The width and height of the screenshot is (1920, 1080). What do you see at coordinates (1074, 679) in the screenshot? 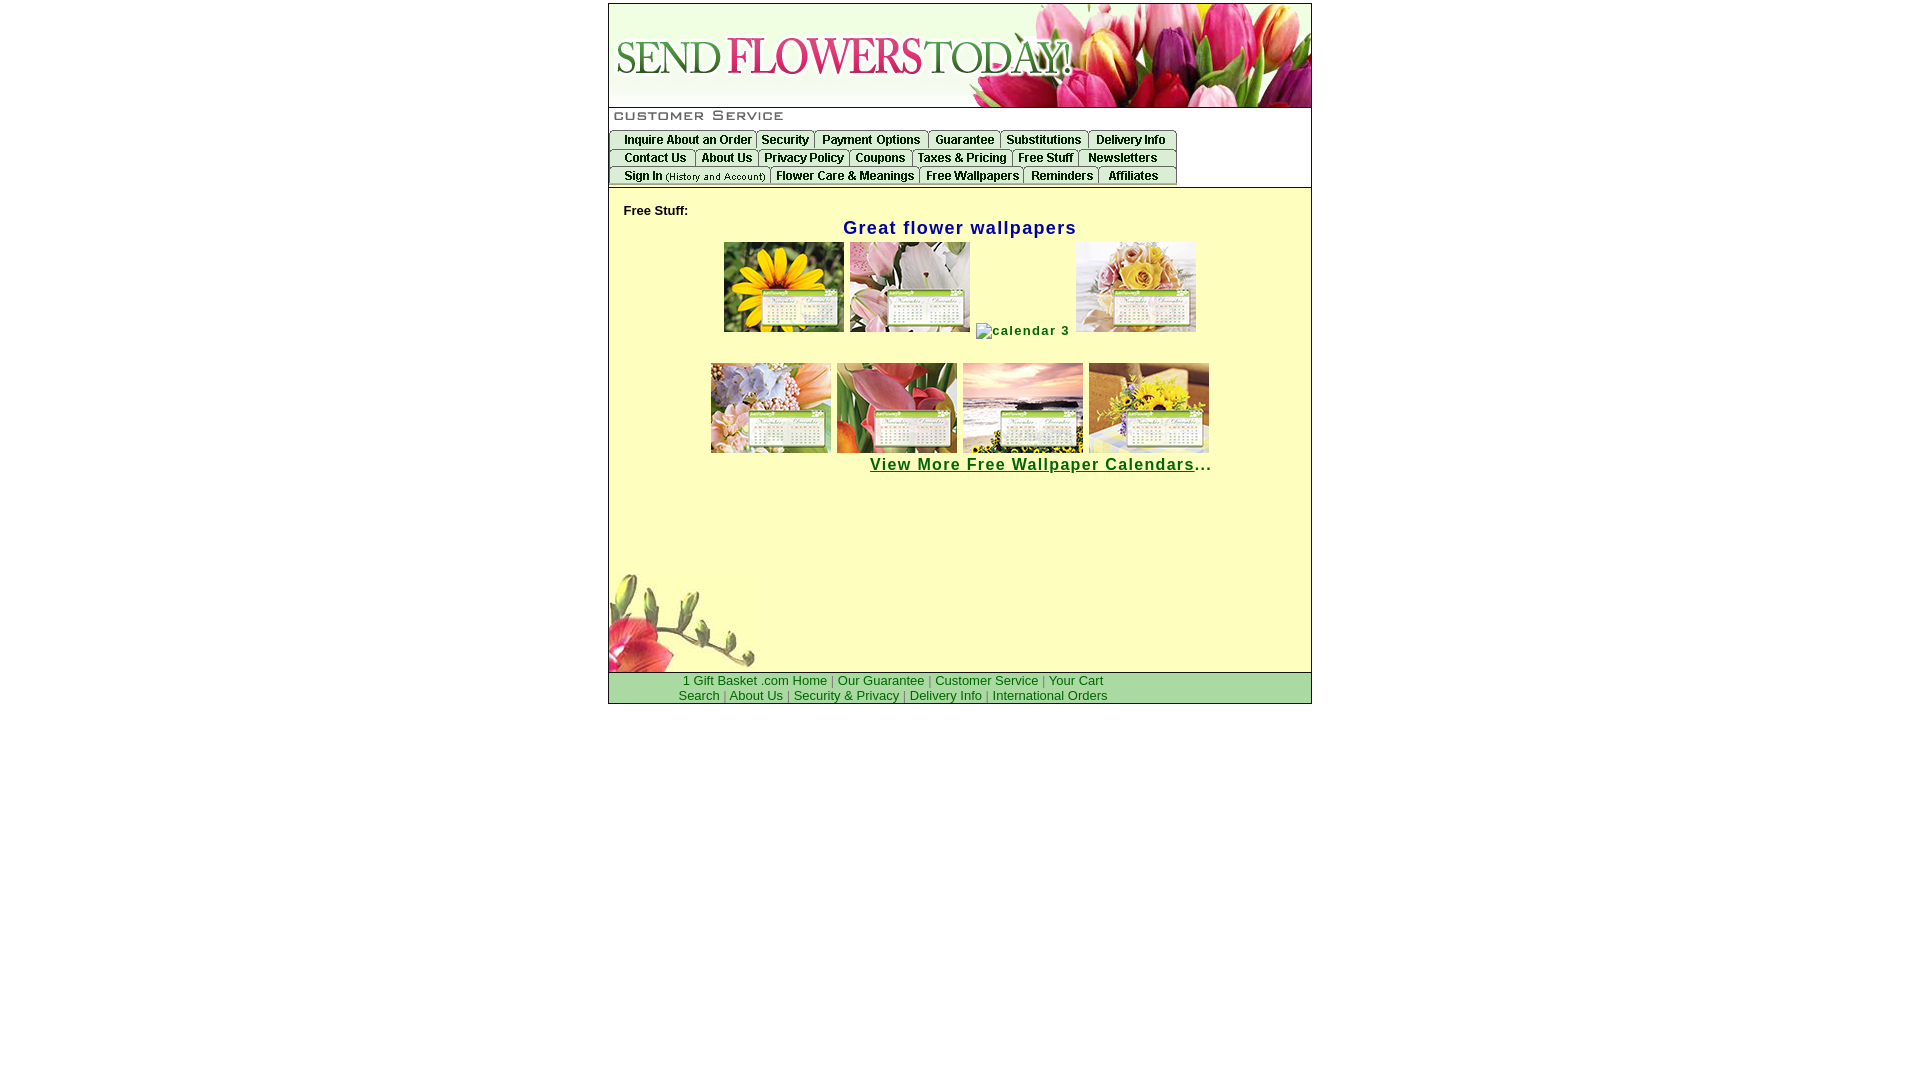
I see `'Your Cart'` at bounding box center [1074, 679].